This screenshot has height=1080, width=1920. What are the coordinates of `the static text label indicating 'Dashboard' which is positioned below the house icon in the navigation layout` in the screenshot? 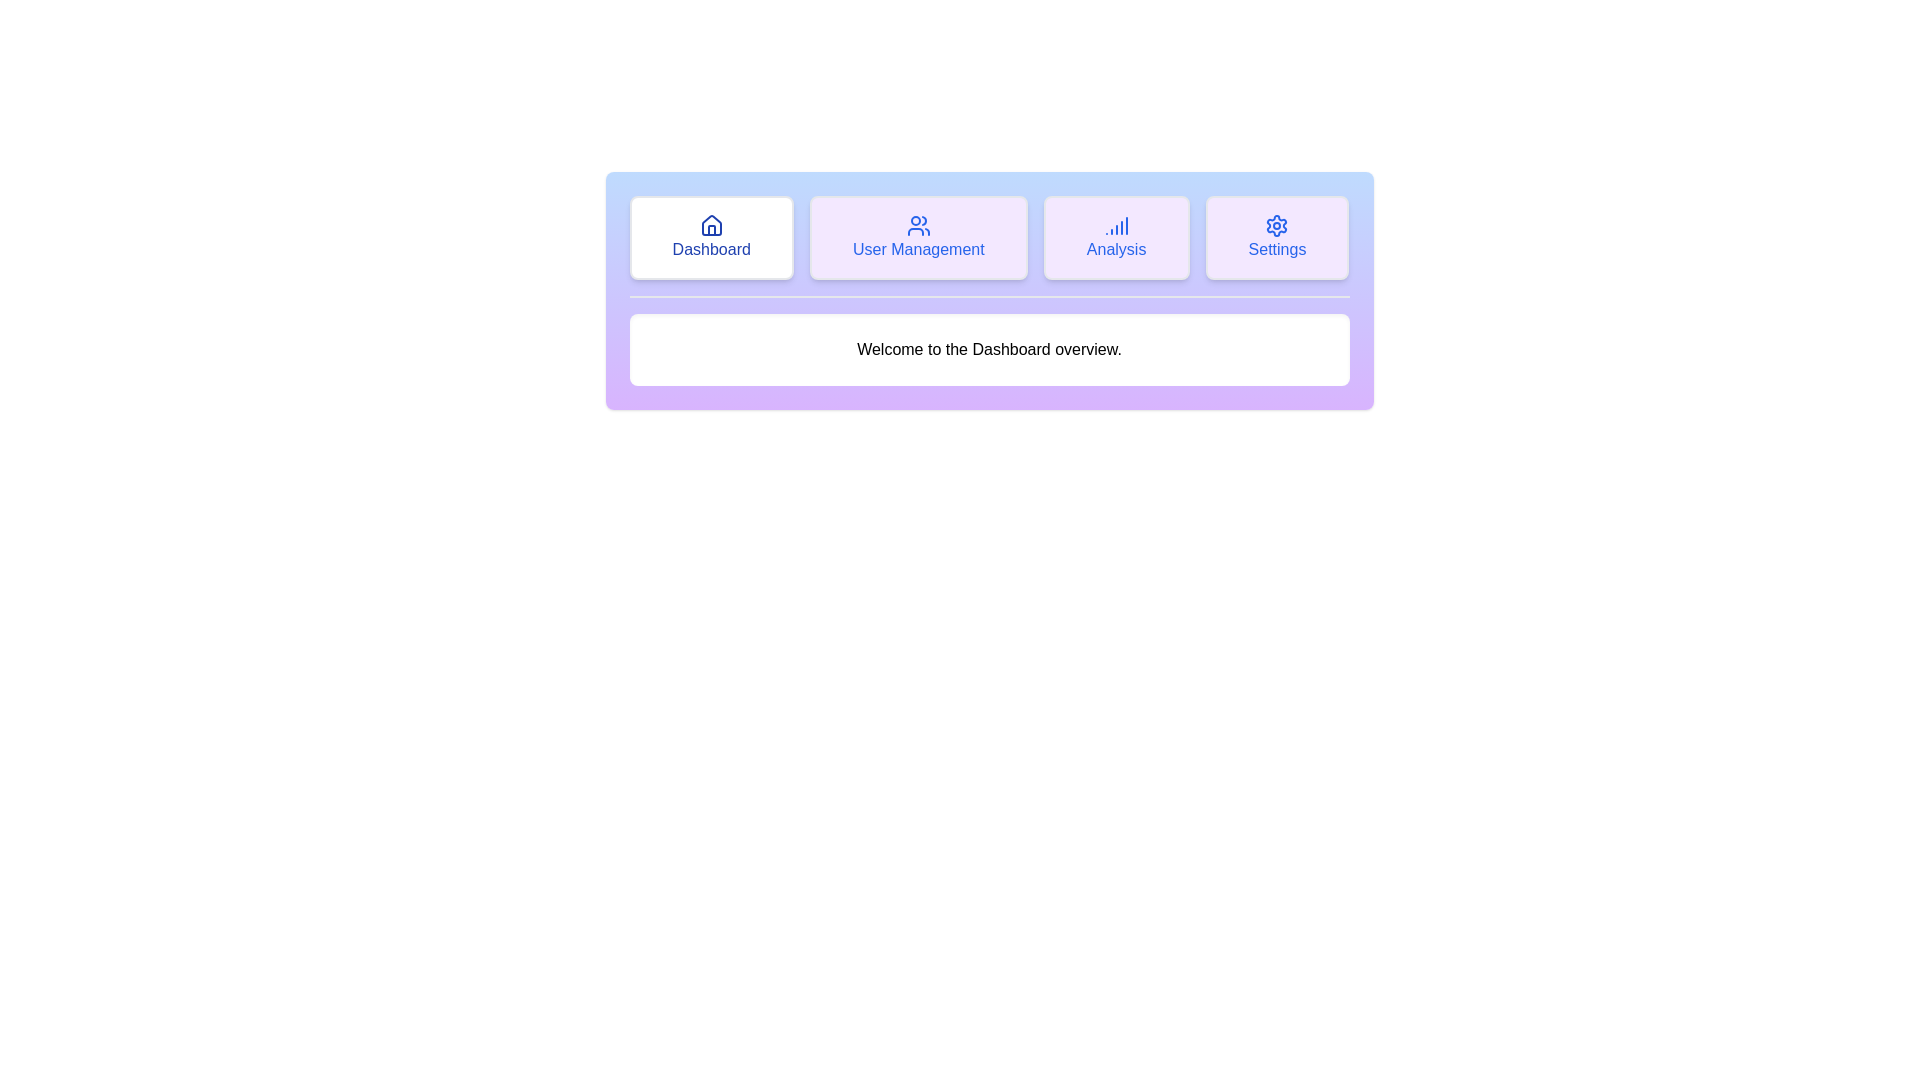 It's located at (711, 249).